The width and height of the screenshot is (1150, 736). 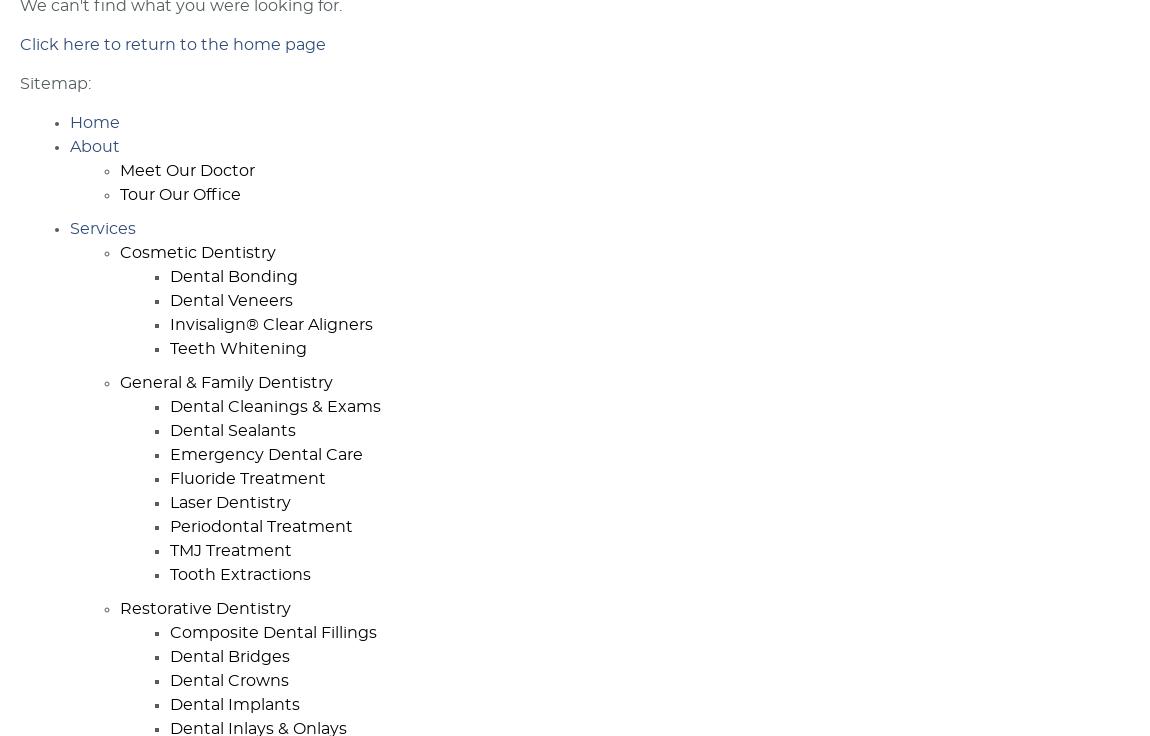 I want to click on 'Home', so click(x=69, y=121).